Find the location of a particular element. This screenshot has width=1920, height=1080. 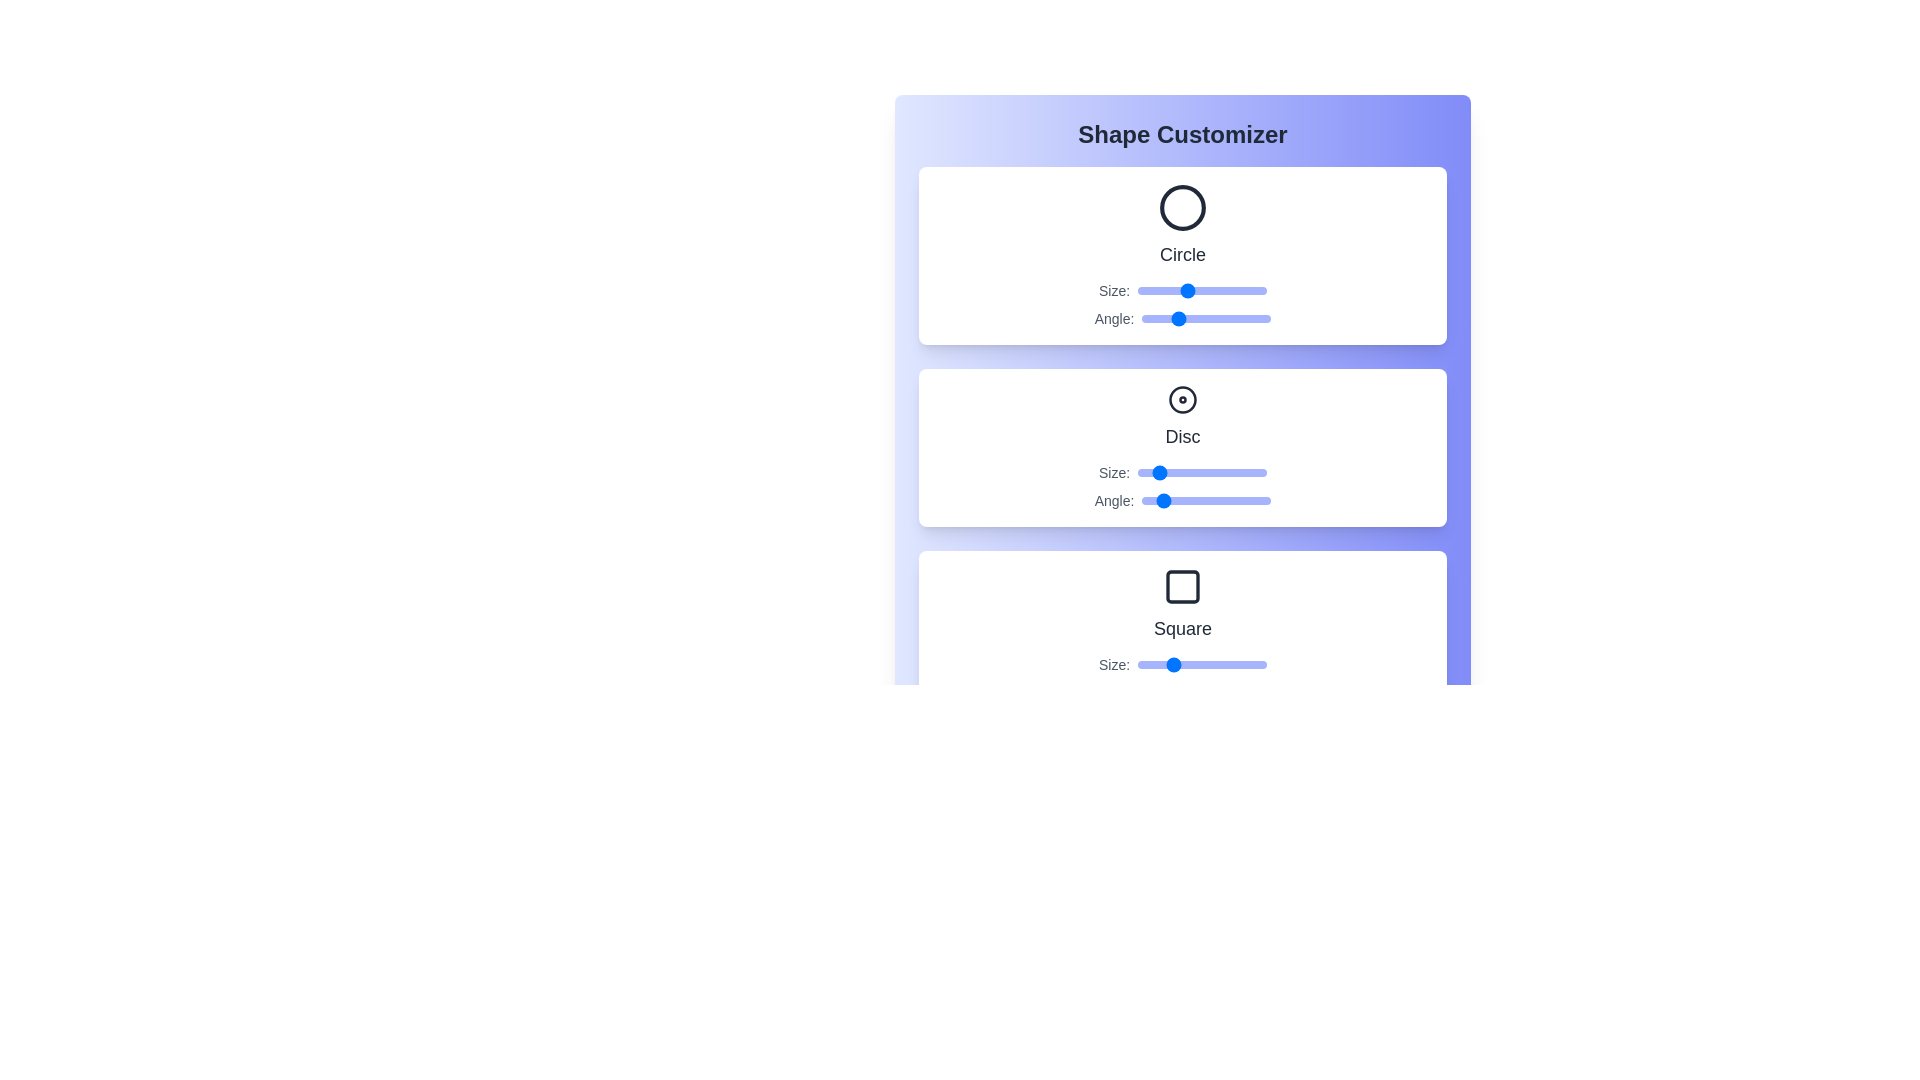

the Circle's angle slider to 36 degrees is located at coordinates (1155, 318).